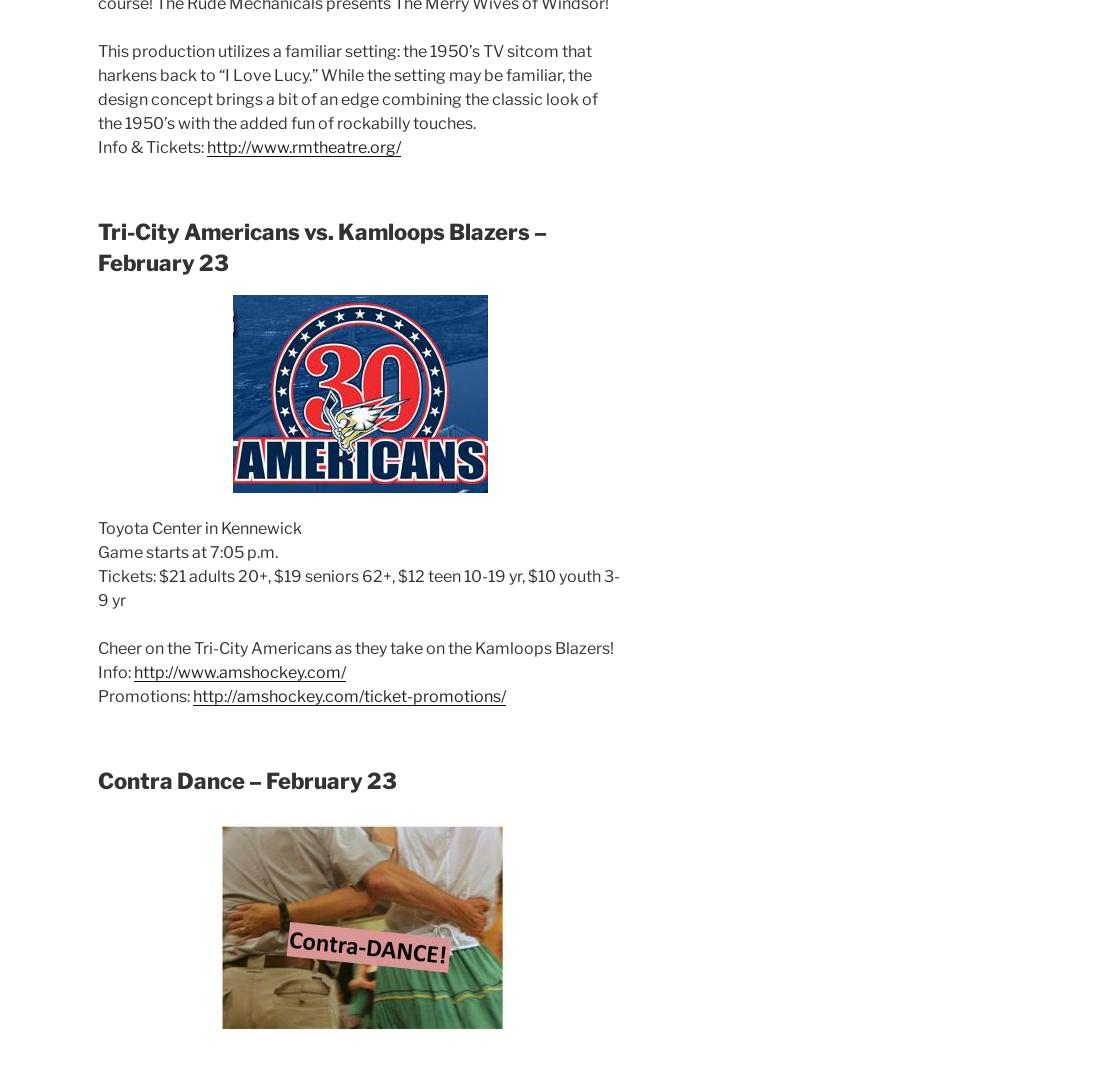 The image size is (1100, 1072). What do you see at coordinates (355, 648) in the screenshot?
I see `'Cheer on the Tri-City Americans as they take on the Kamloops Blazers!'` at bounding box center [355, 648].